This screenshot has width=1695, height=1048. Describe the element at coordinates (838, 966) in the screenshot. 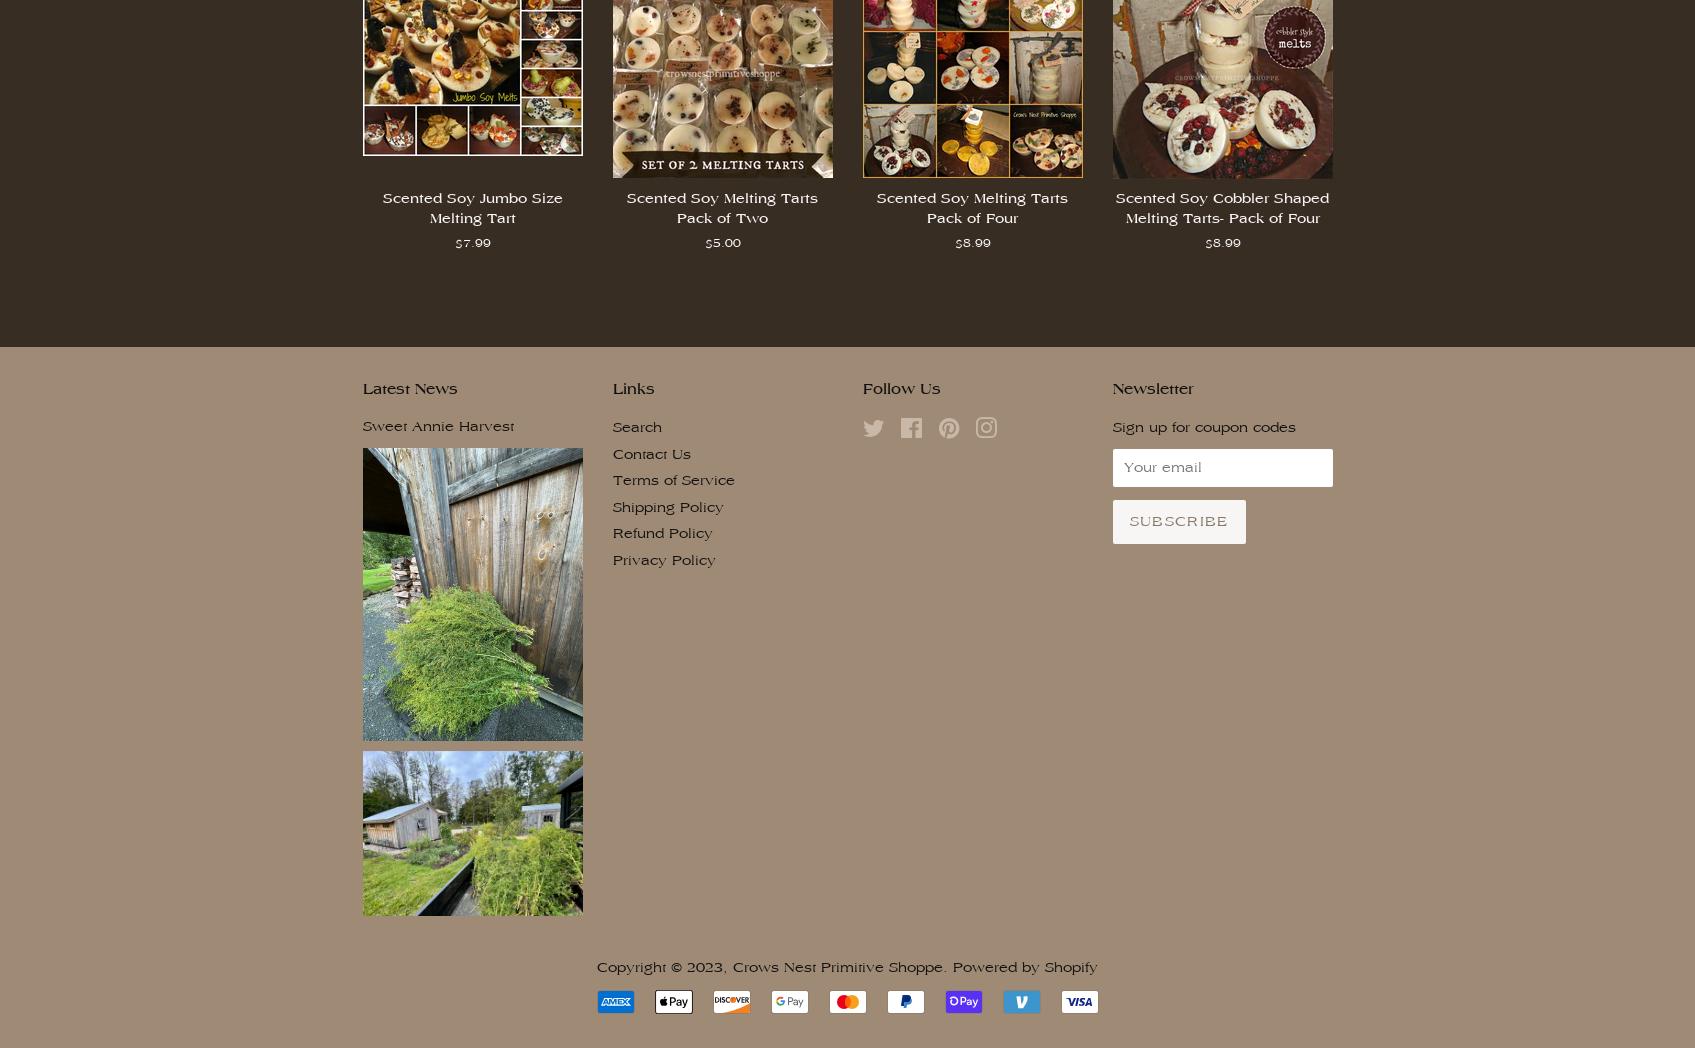

I see `'Crows Nest Primitive Shoppe'` at that location.